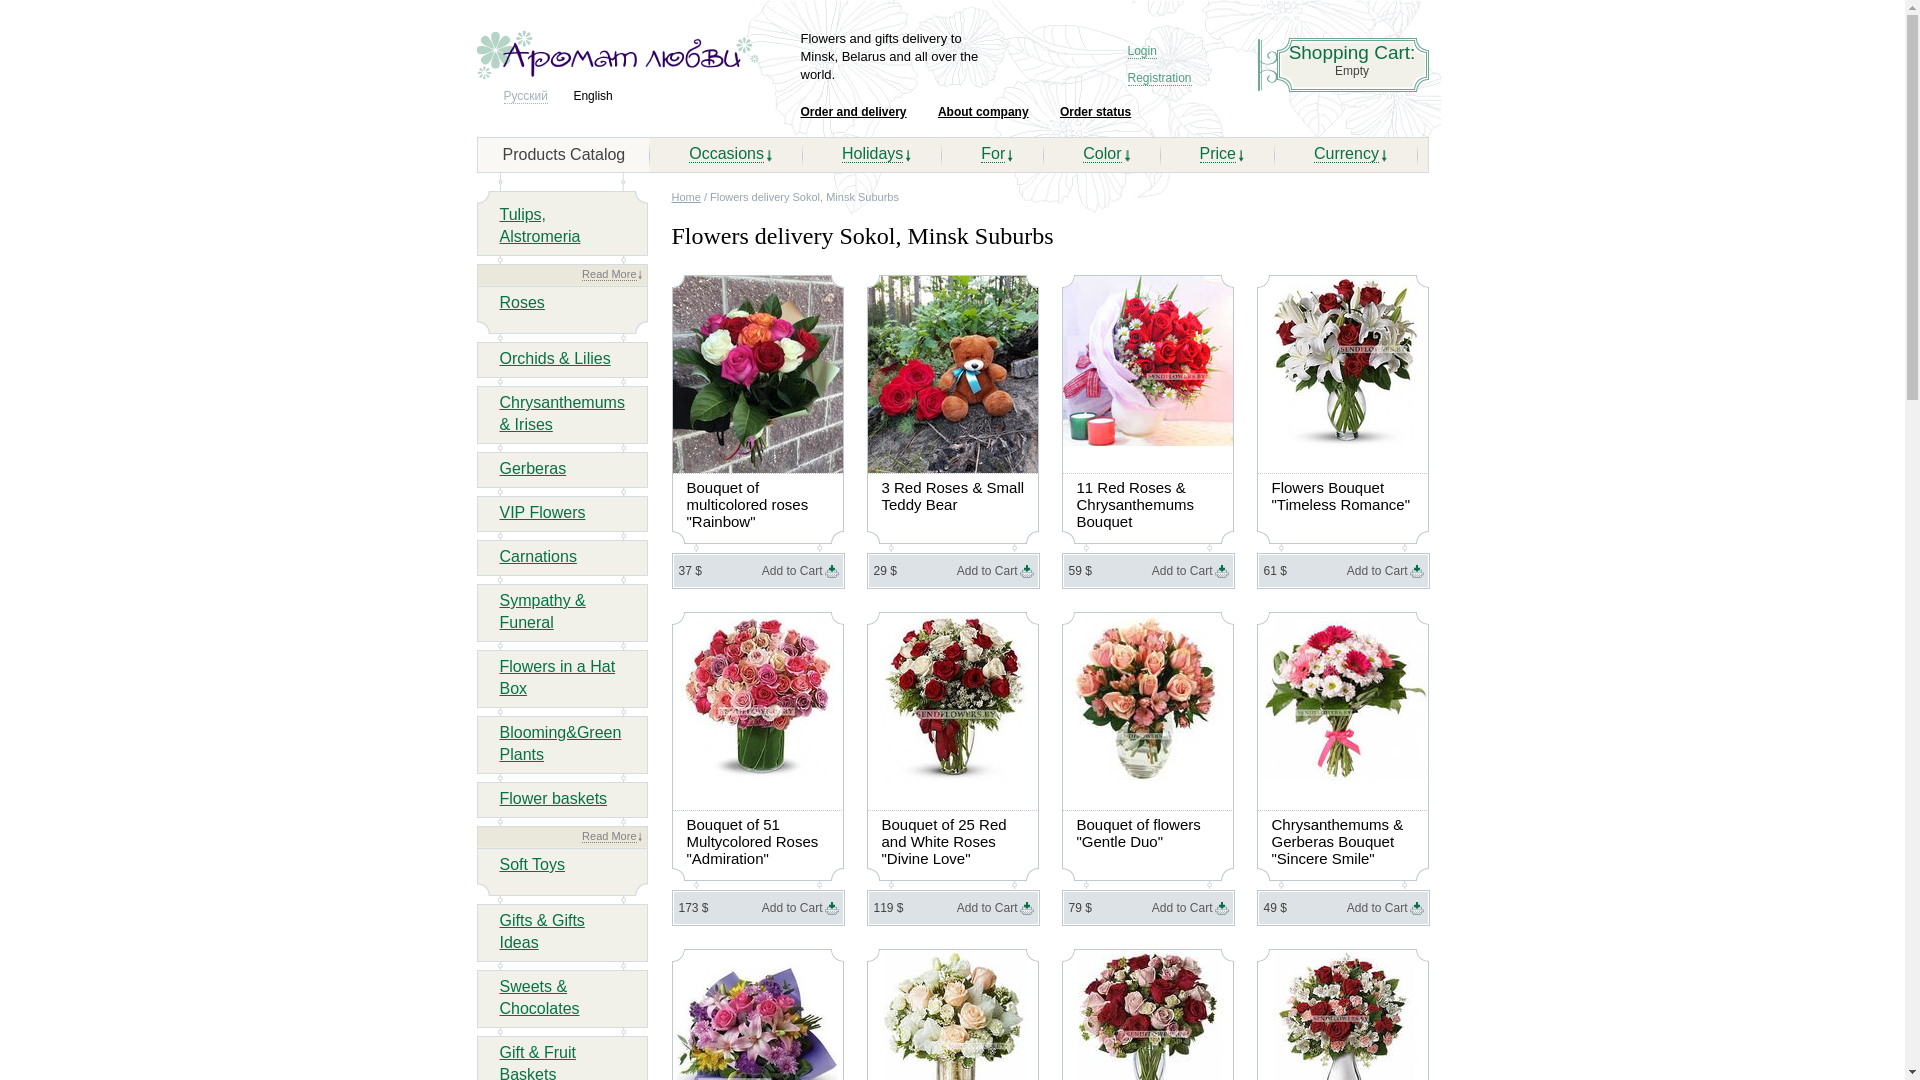 The image size is (1920, 1080). Describe the element at coordinates (562, 153) in the screenshot. I see `'Products Catalog'` at that location.